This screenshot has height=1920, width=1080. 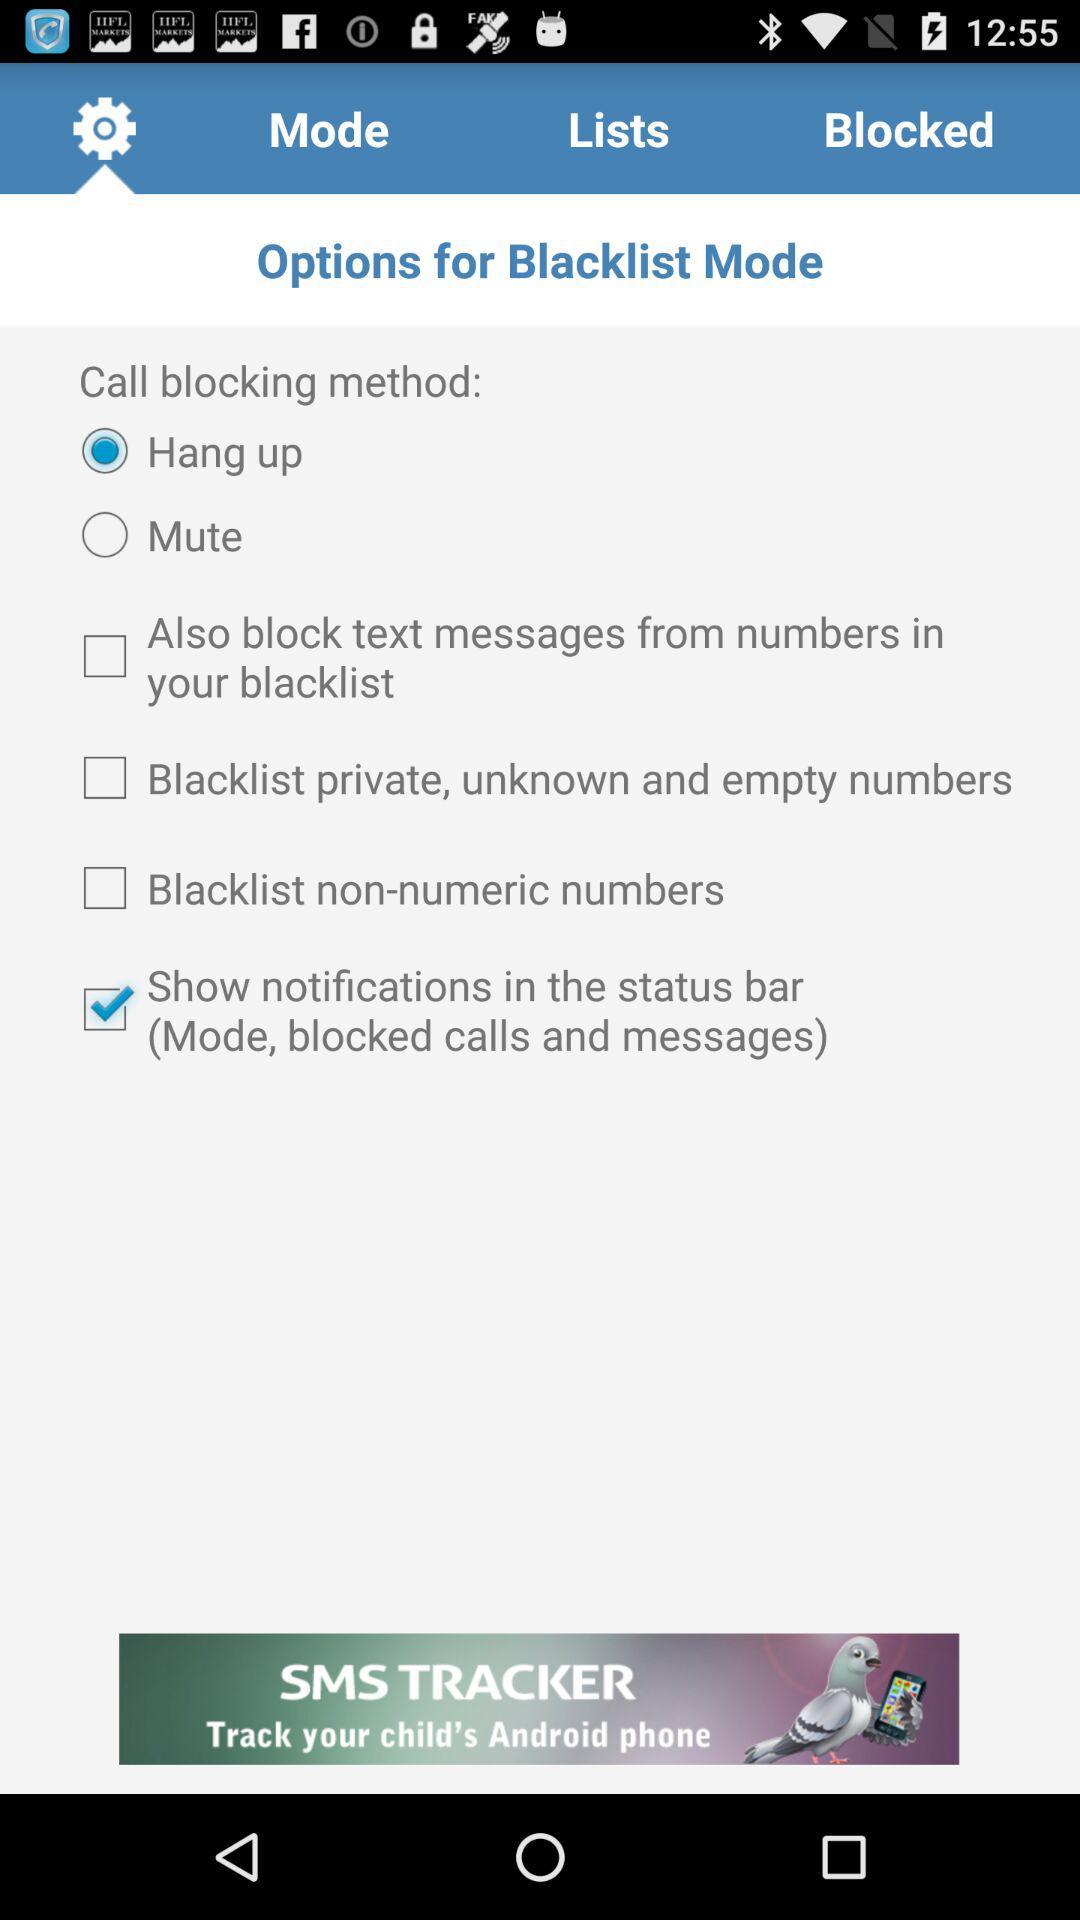 What do you see at coordinates (182, 449) in the screenshot?
I see `the radio button above the mute` at bounding box center [182, 449].